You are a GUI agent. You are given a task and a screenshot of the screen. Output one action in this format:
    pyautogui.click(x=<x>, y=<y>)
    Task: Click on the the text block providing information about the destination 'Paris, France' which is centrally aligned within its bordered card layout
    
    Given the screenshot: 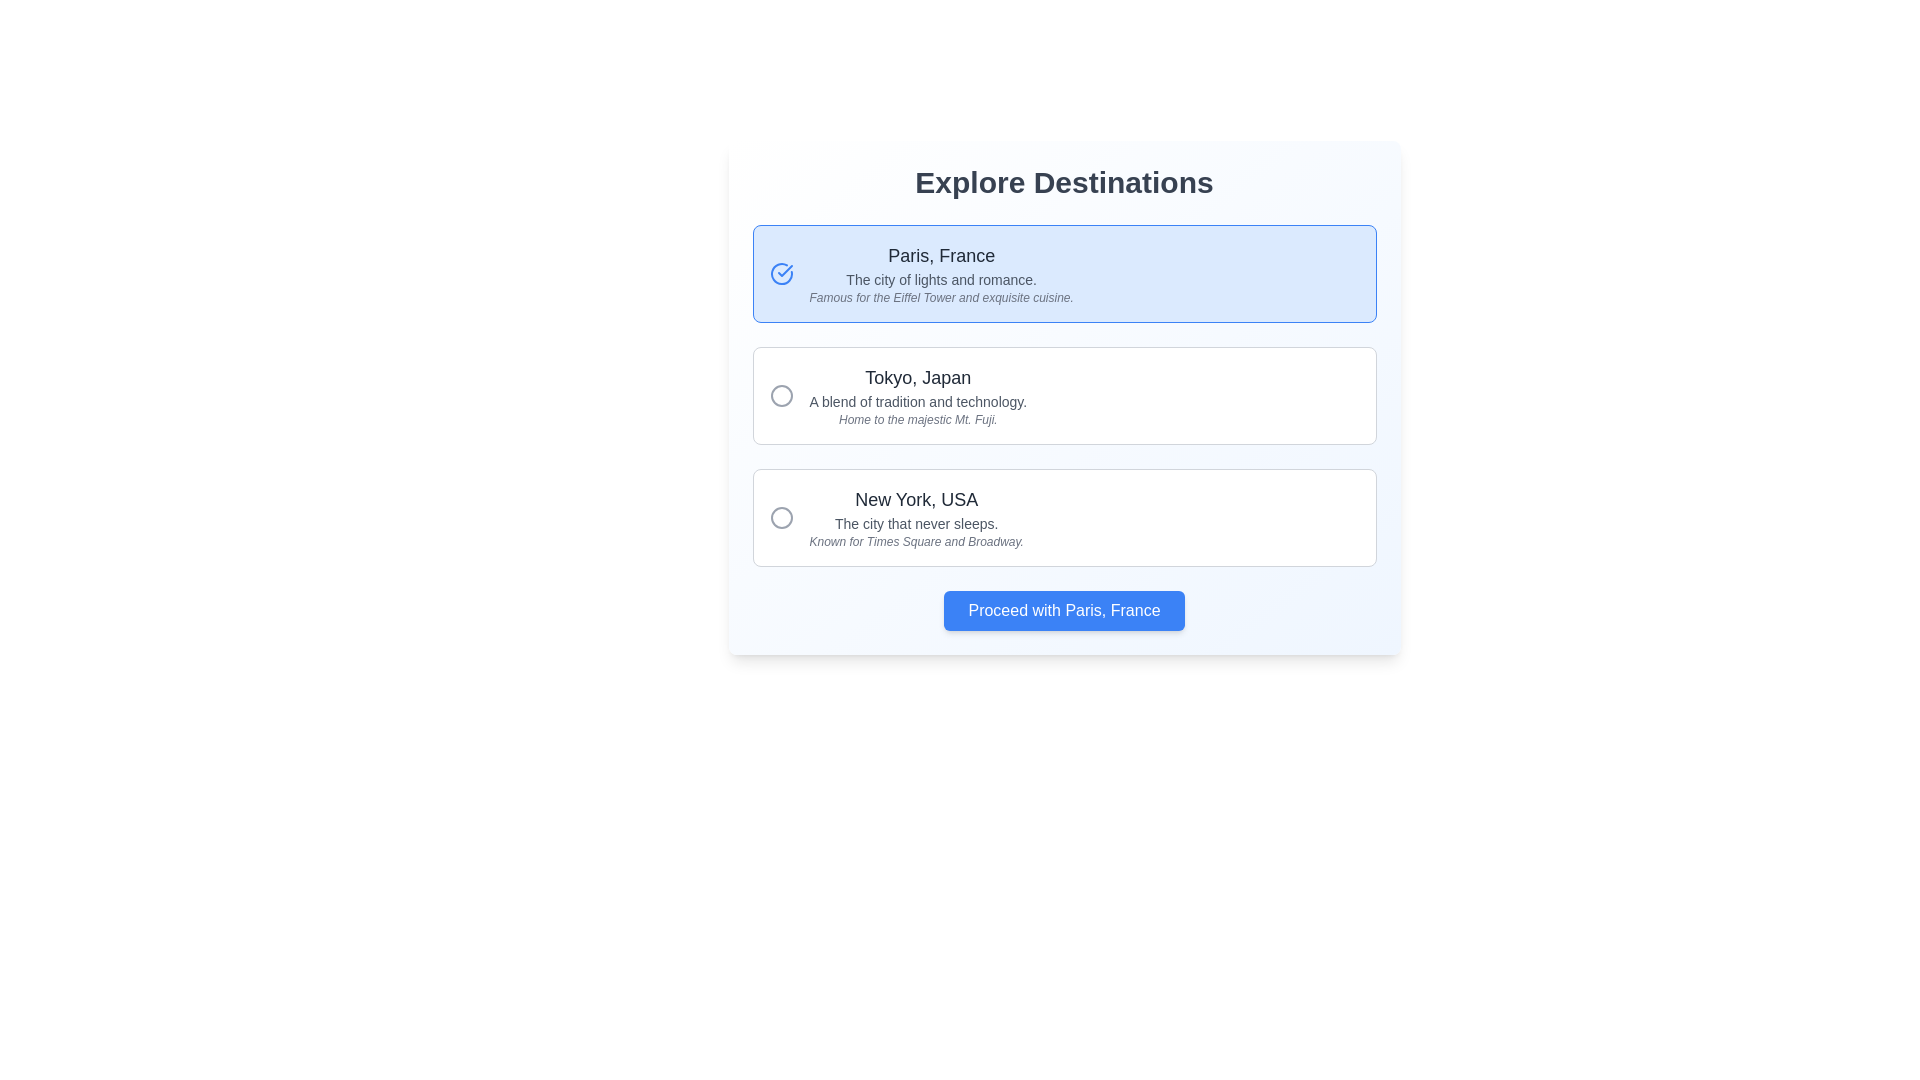 What is the action you would take?
    pyautogui.click(x=940, y=273)
    